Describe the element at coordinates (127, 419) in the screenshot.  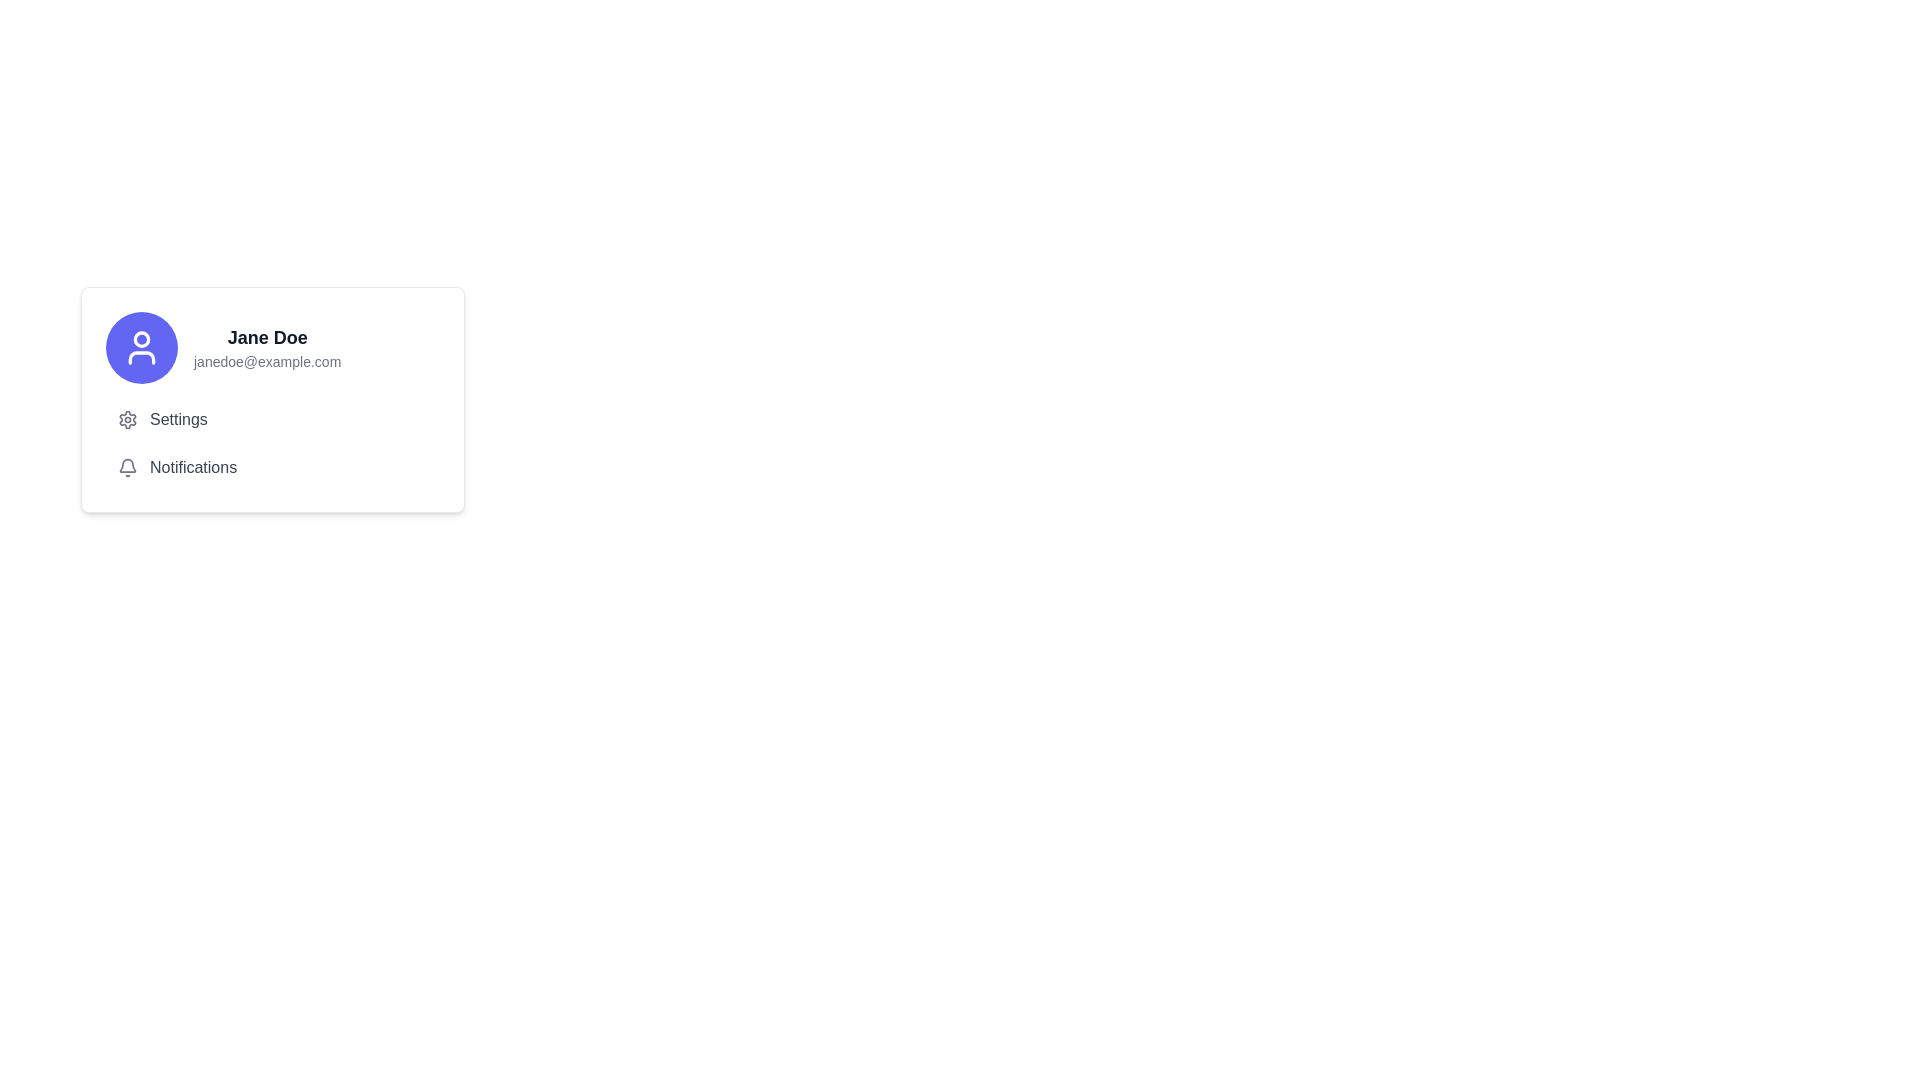
I see `the settings SVG icon located to the left of the 'Settings' label within the user profile card layout` at that location.